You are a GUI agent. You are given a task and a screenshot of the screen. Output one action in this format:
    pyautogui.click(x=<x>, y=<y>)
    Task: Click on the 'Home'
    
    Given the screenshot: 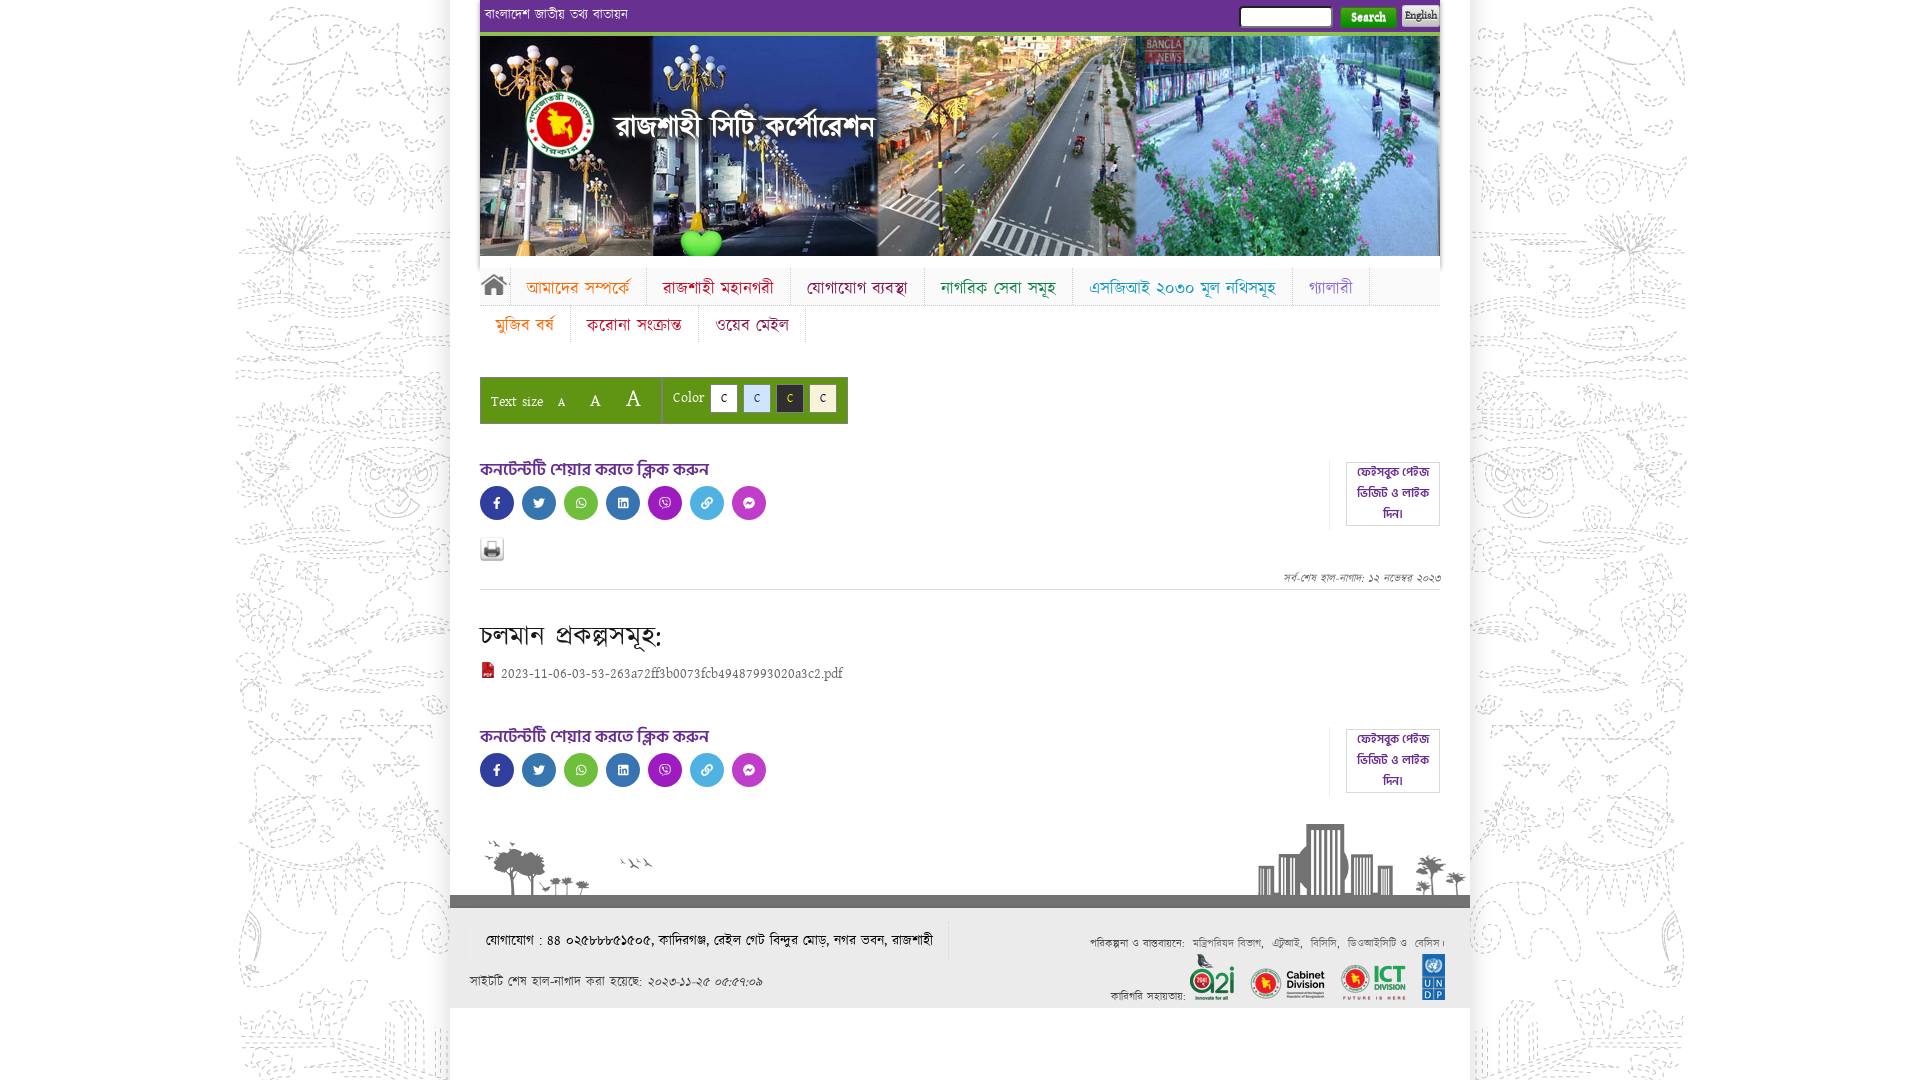 What is the action you would take?
    pyautogui.click(x=494, y=284)
    